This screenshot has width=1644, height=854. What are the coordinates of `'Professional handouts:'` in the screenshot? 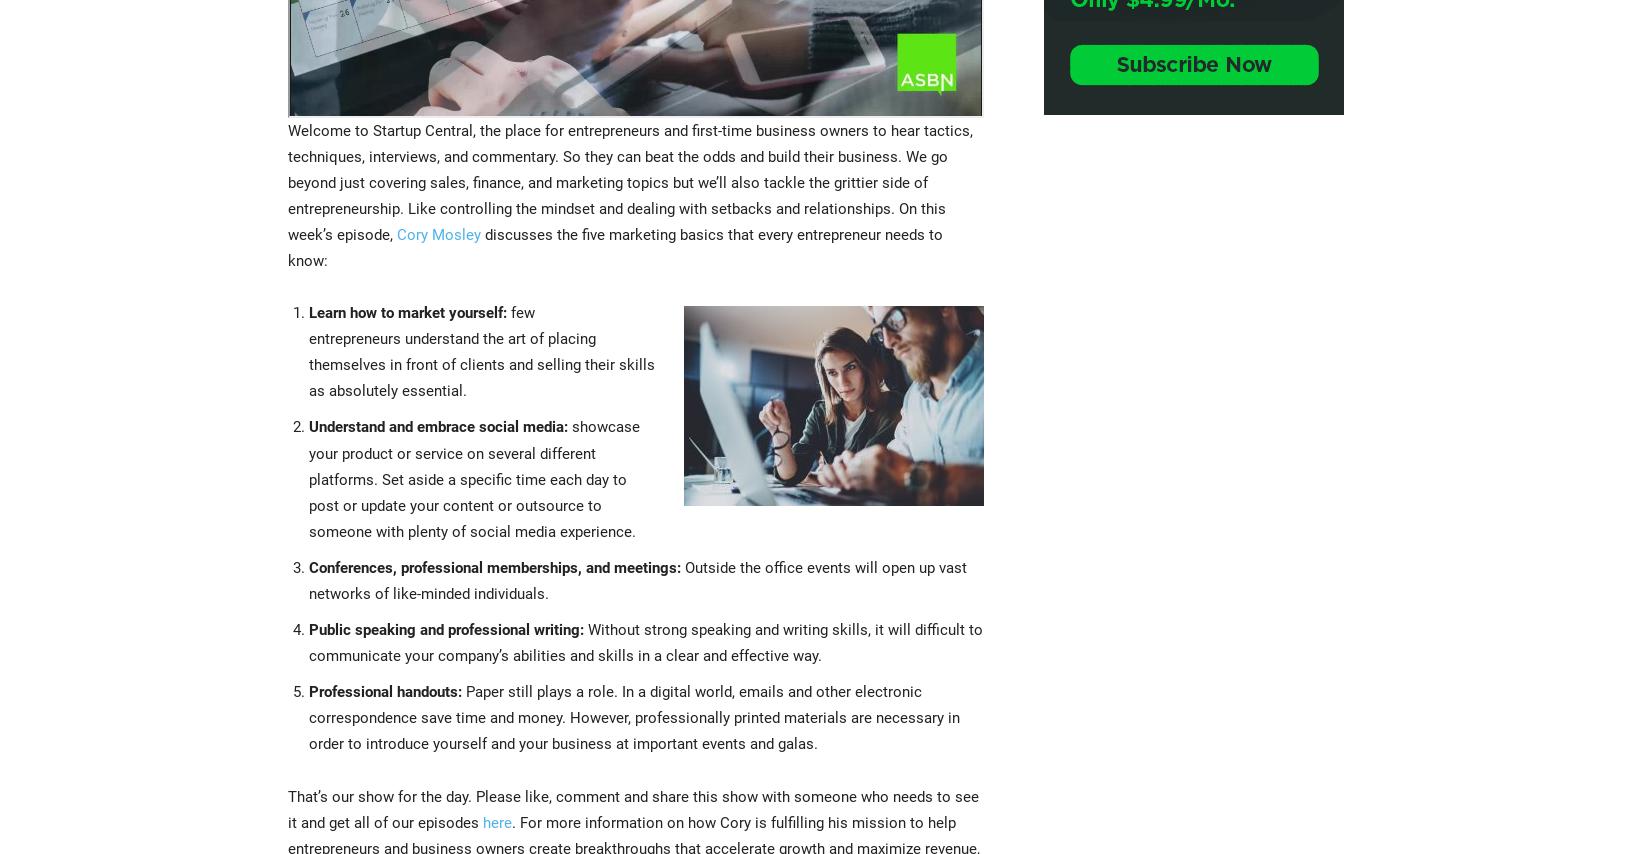 It's located at (384, 690).